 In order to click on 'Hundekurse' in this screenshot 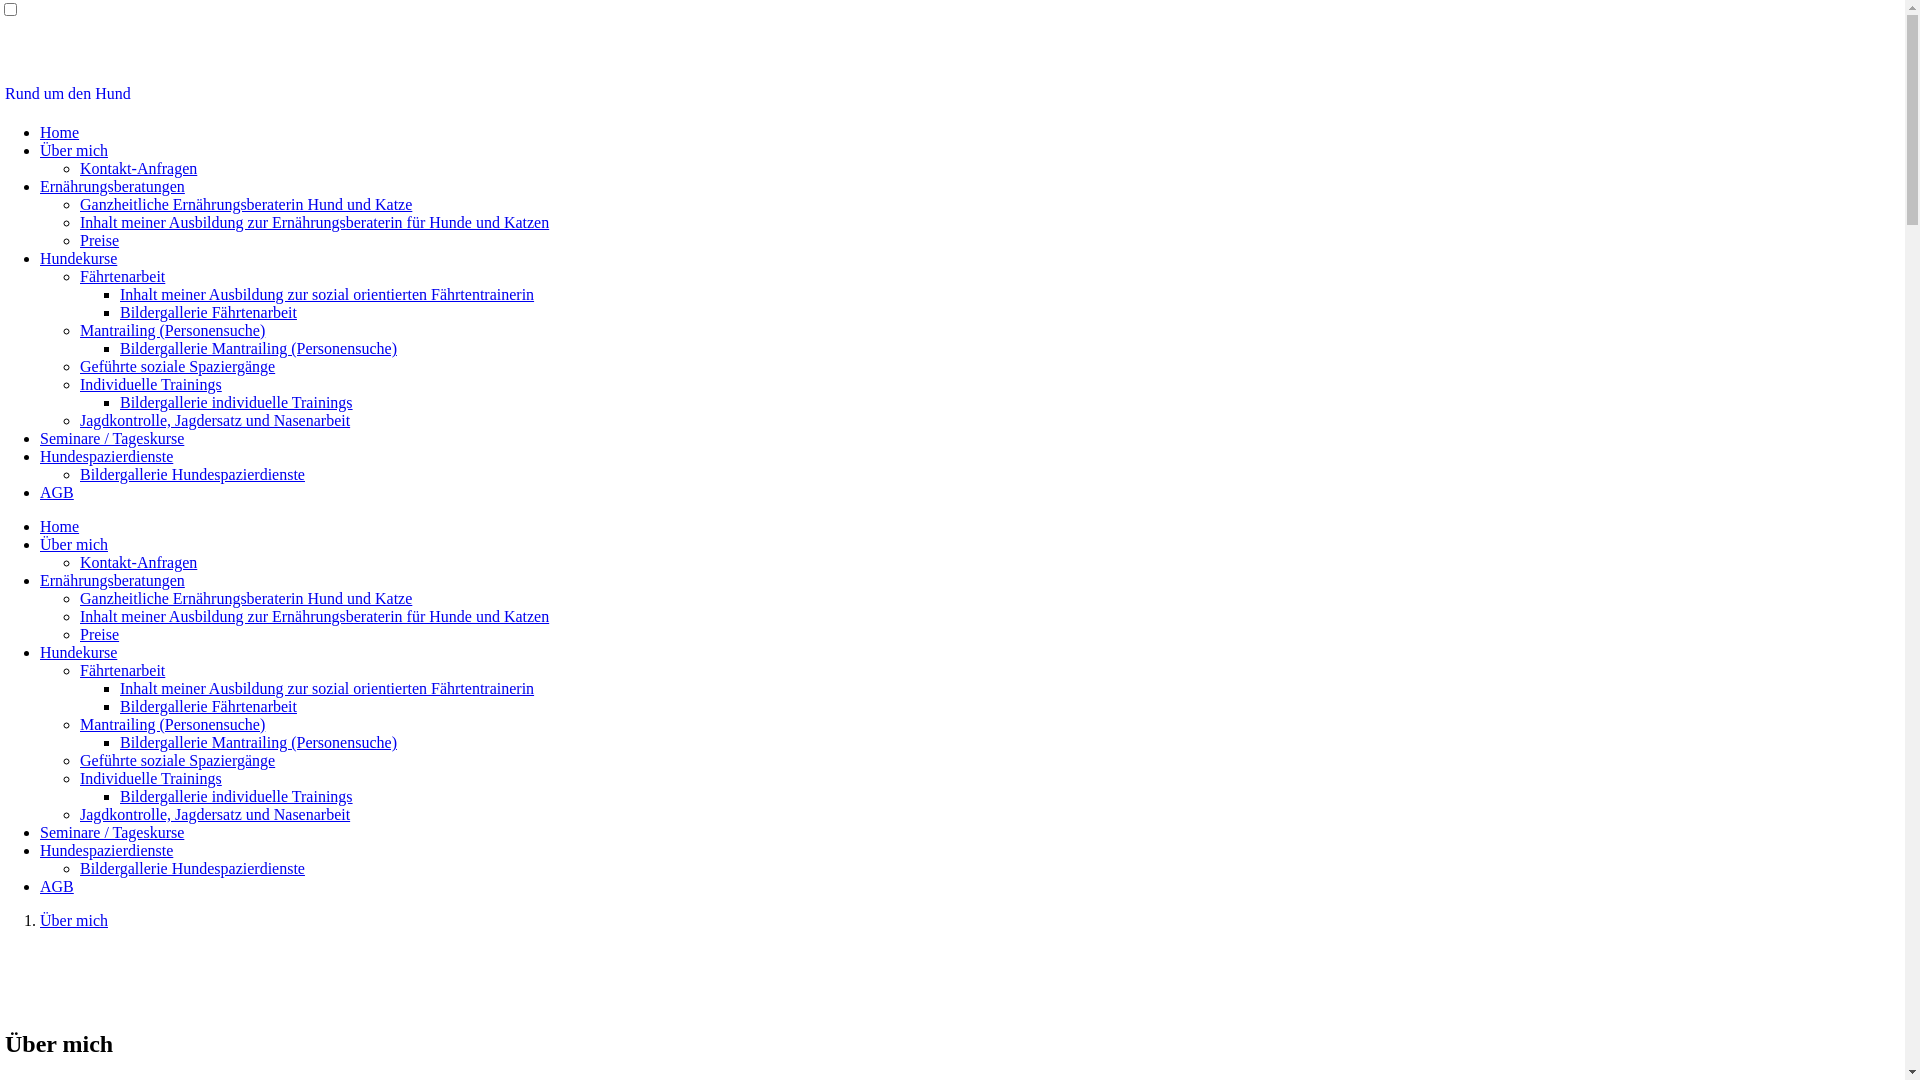, I will do `click(78, 652)`.